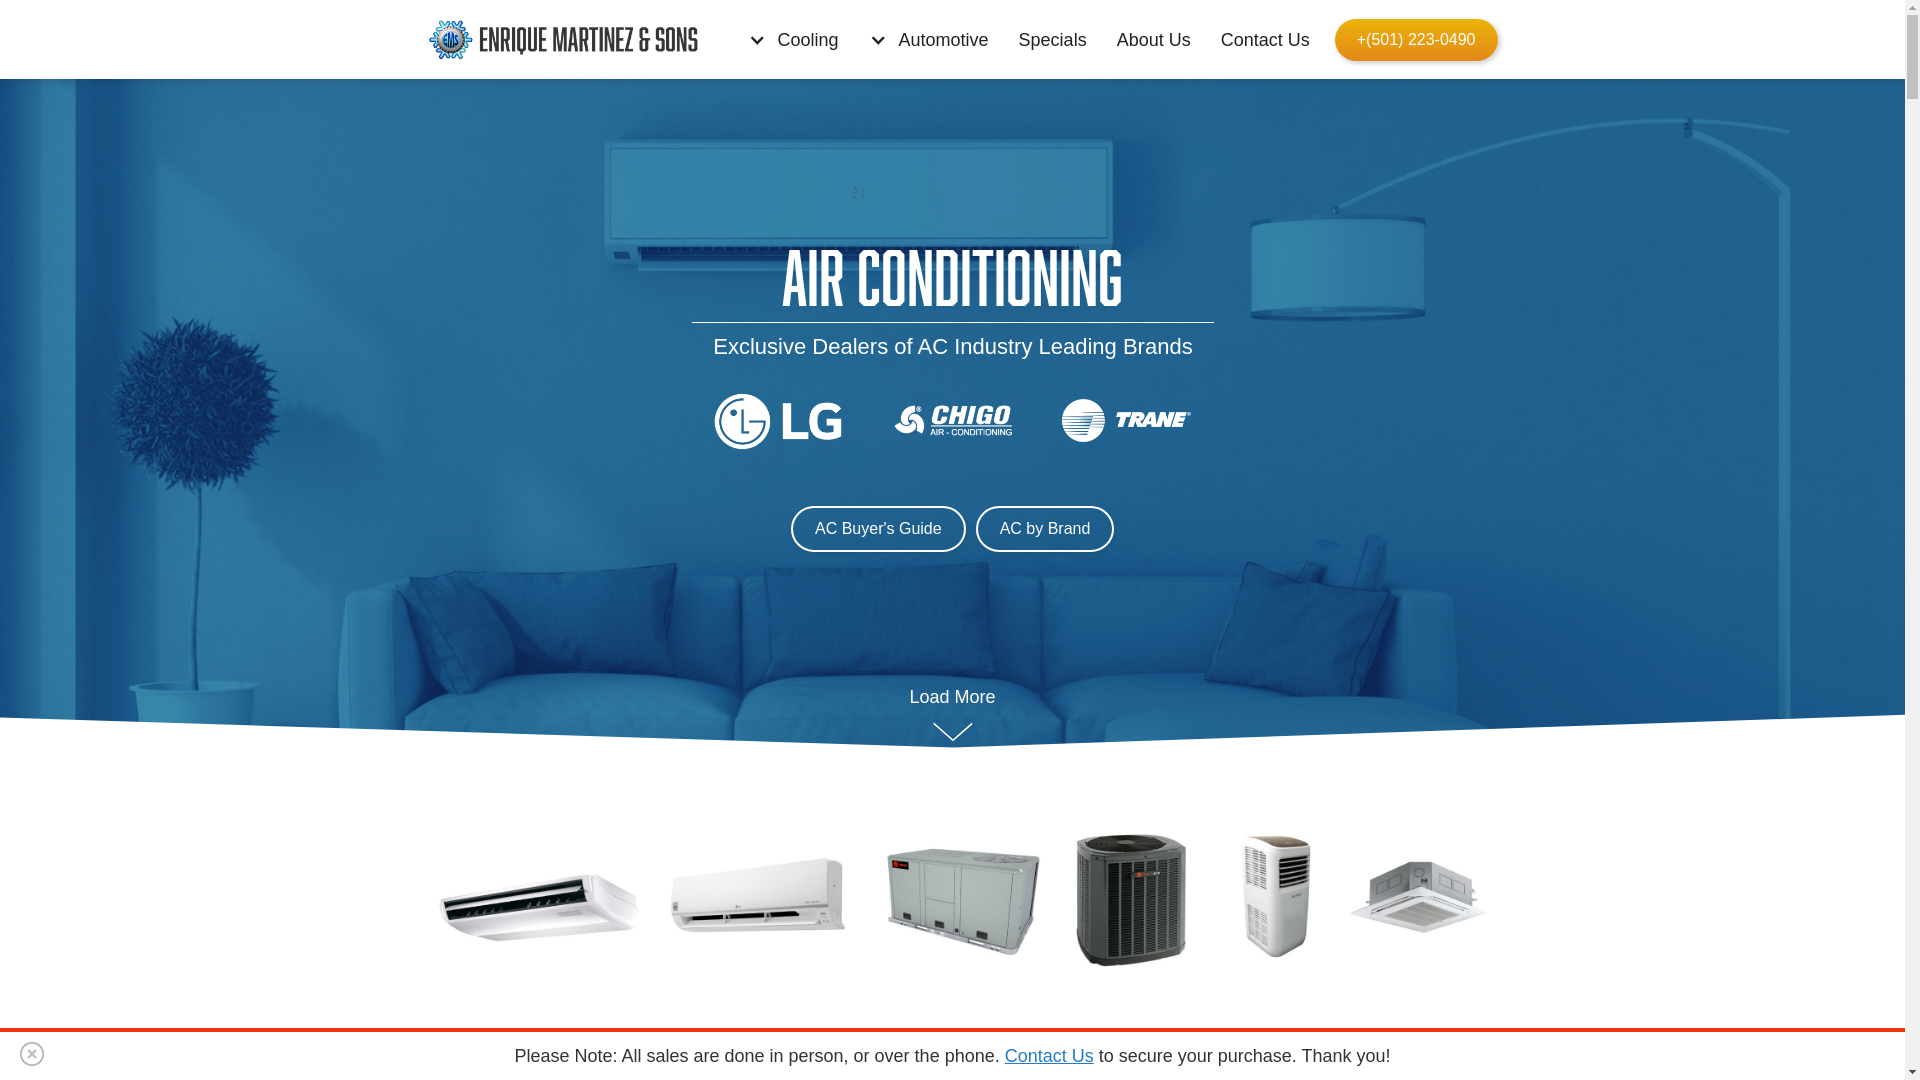 This screenshot has height=1080, width=1920. I want to click on 'Specials', so click(1056, 39).